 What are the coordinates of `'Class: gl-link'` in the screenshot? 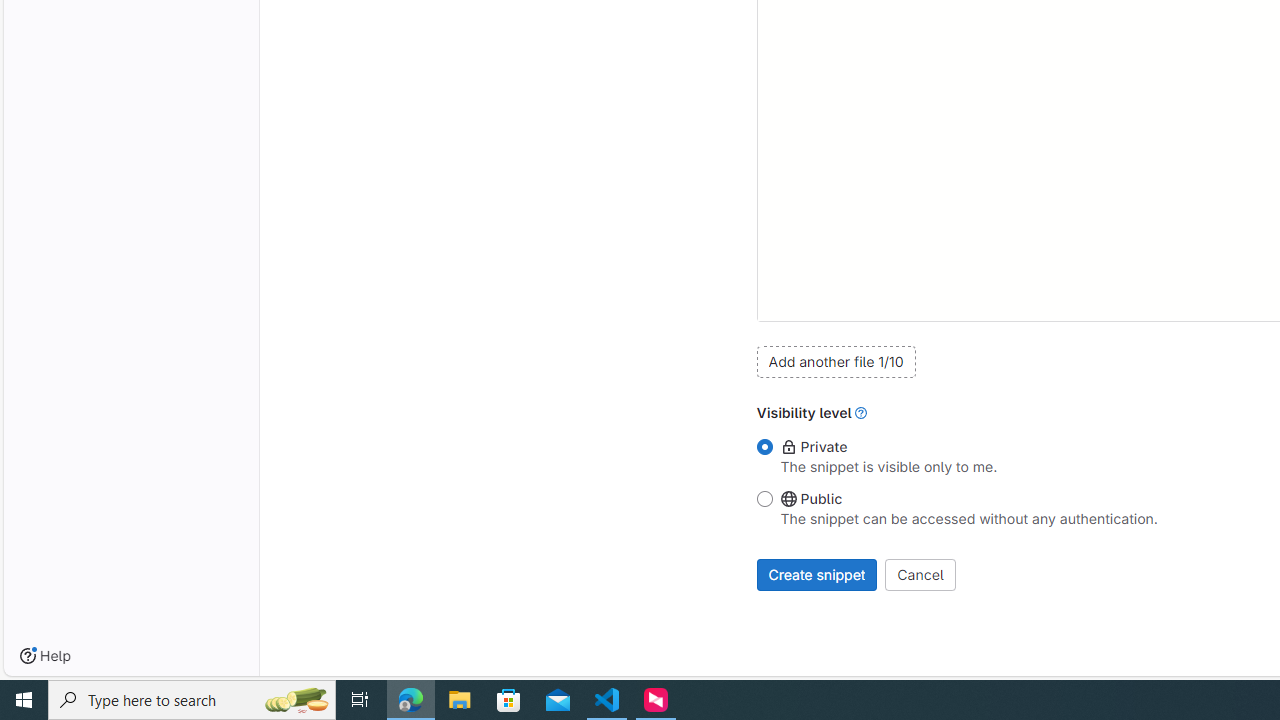 It's located at (861, 411).